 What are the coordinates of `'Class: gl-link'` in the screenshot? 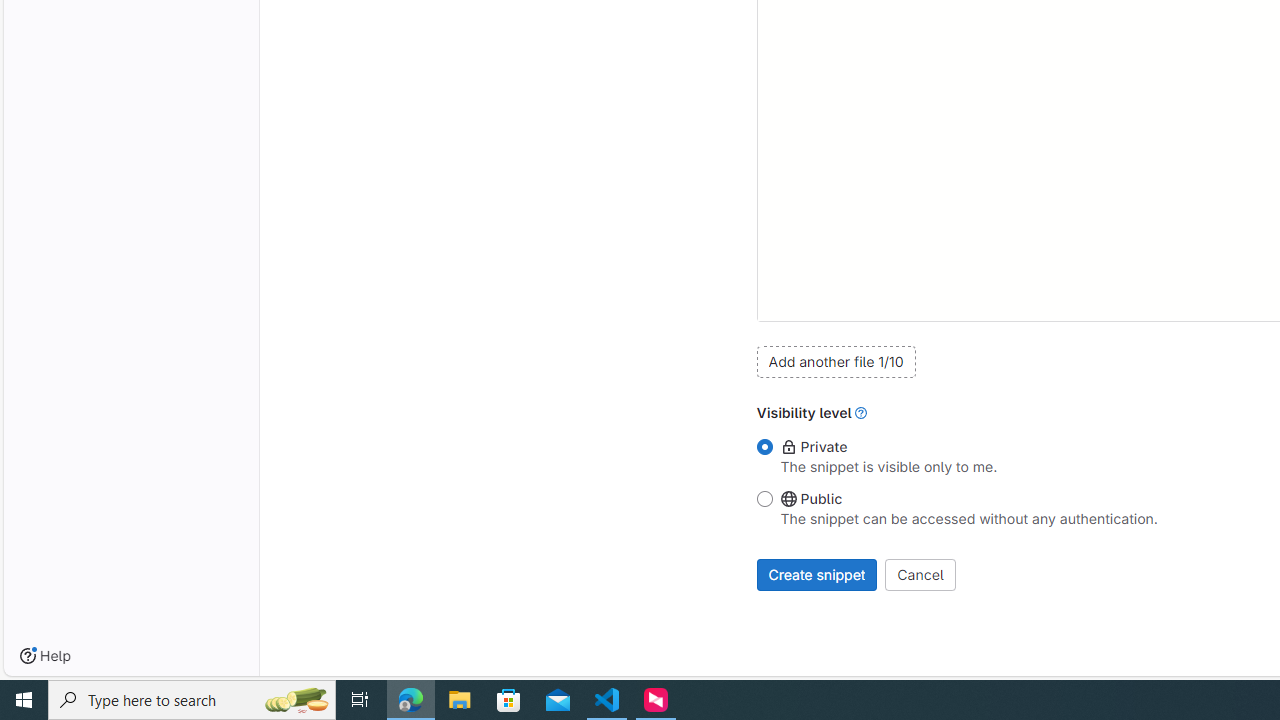 It's located at (861, 411).